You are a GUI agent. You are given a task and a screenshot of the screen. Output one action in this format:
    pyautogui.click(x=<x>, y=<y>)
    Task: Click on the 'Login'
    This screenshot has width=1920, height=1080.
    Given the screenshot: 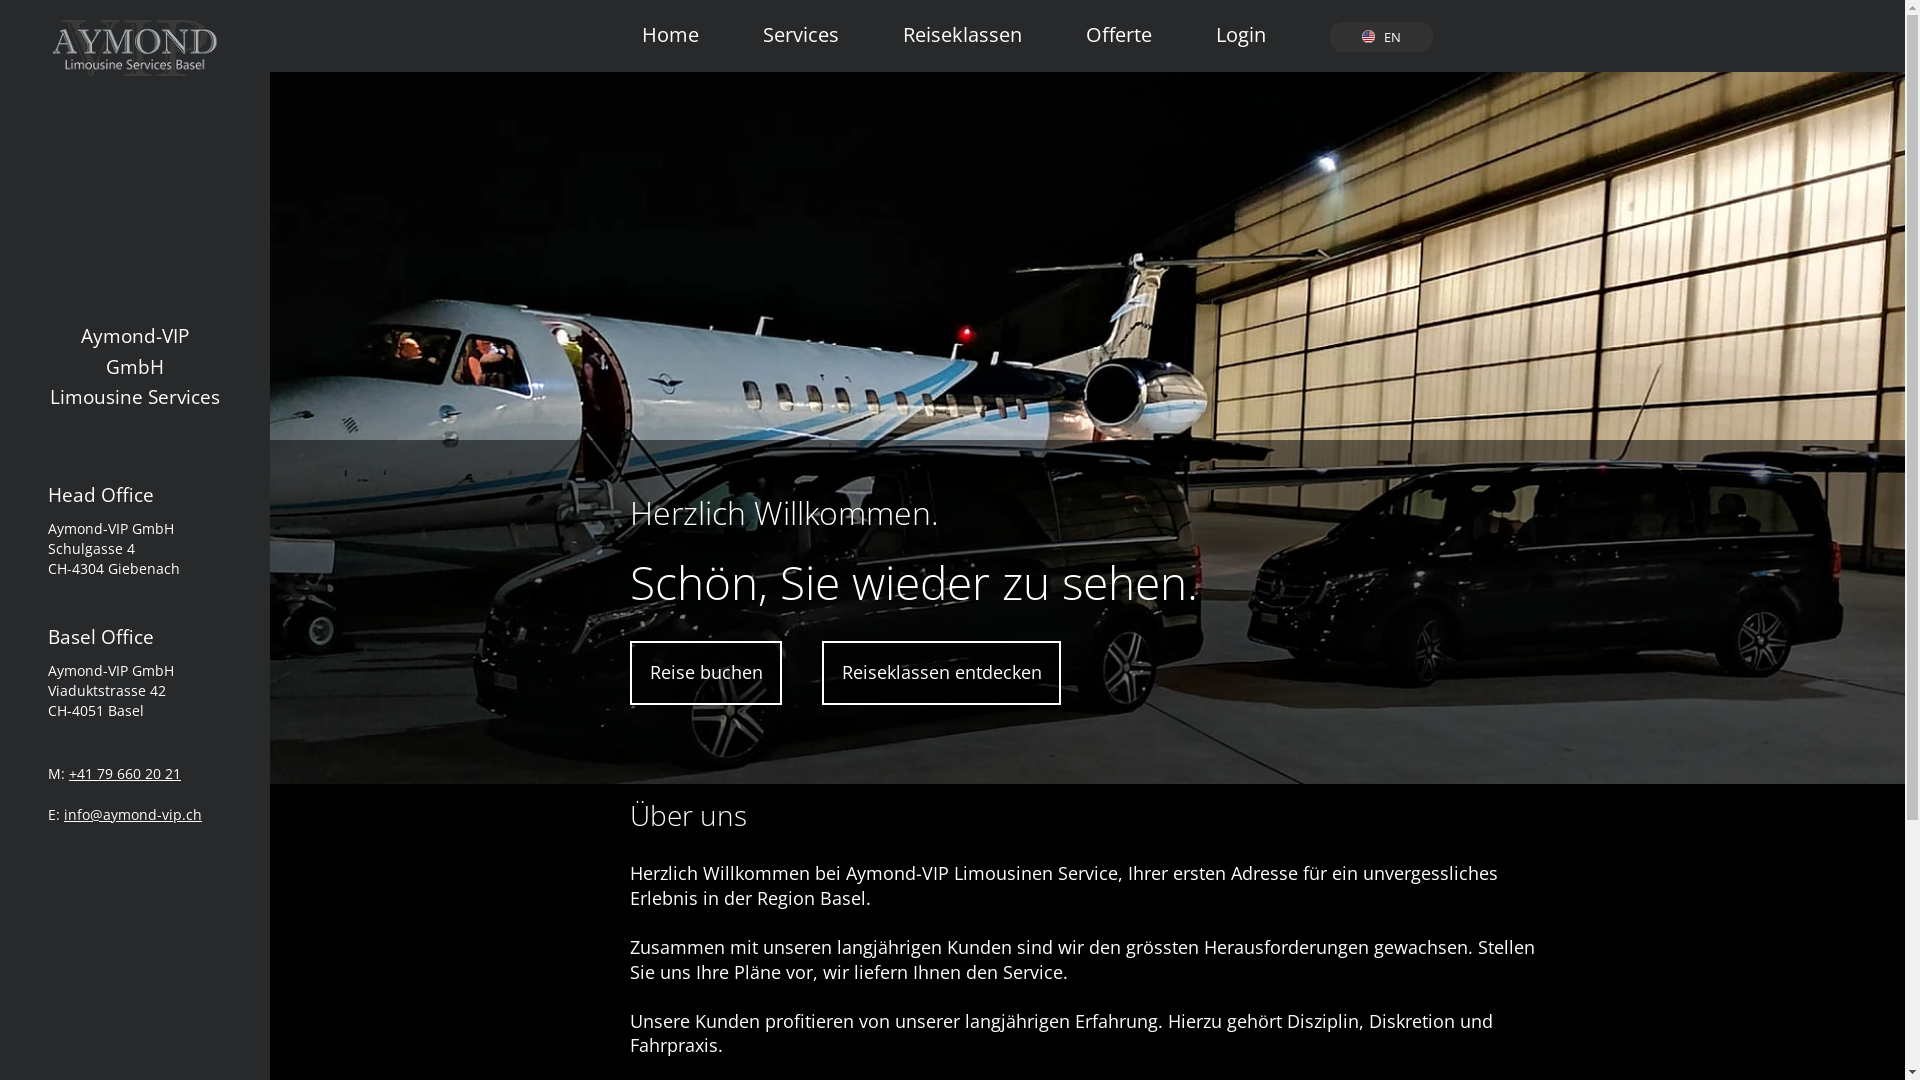 What is the action you would take?
    pyautogui.click(x=1240, y=24)
    